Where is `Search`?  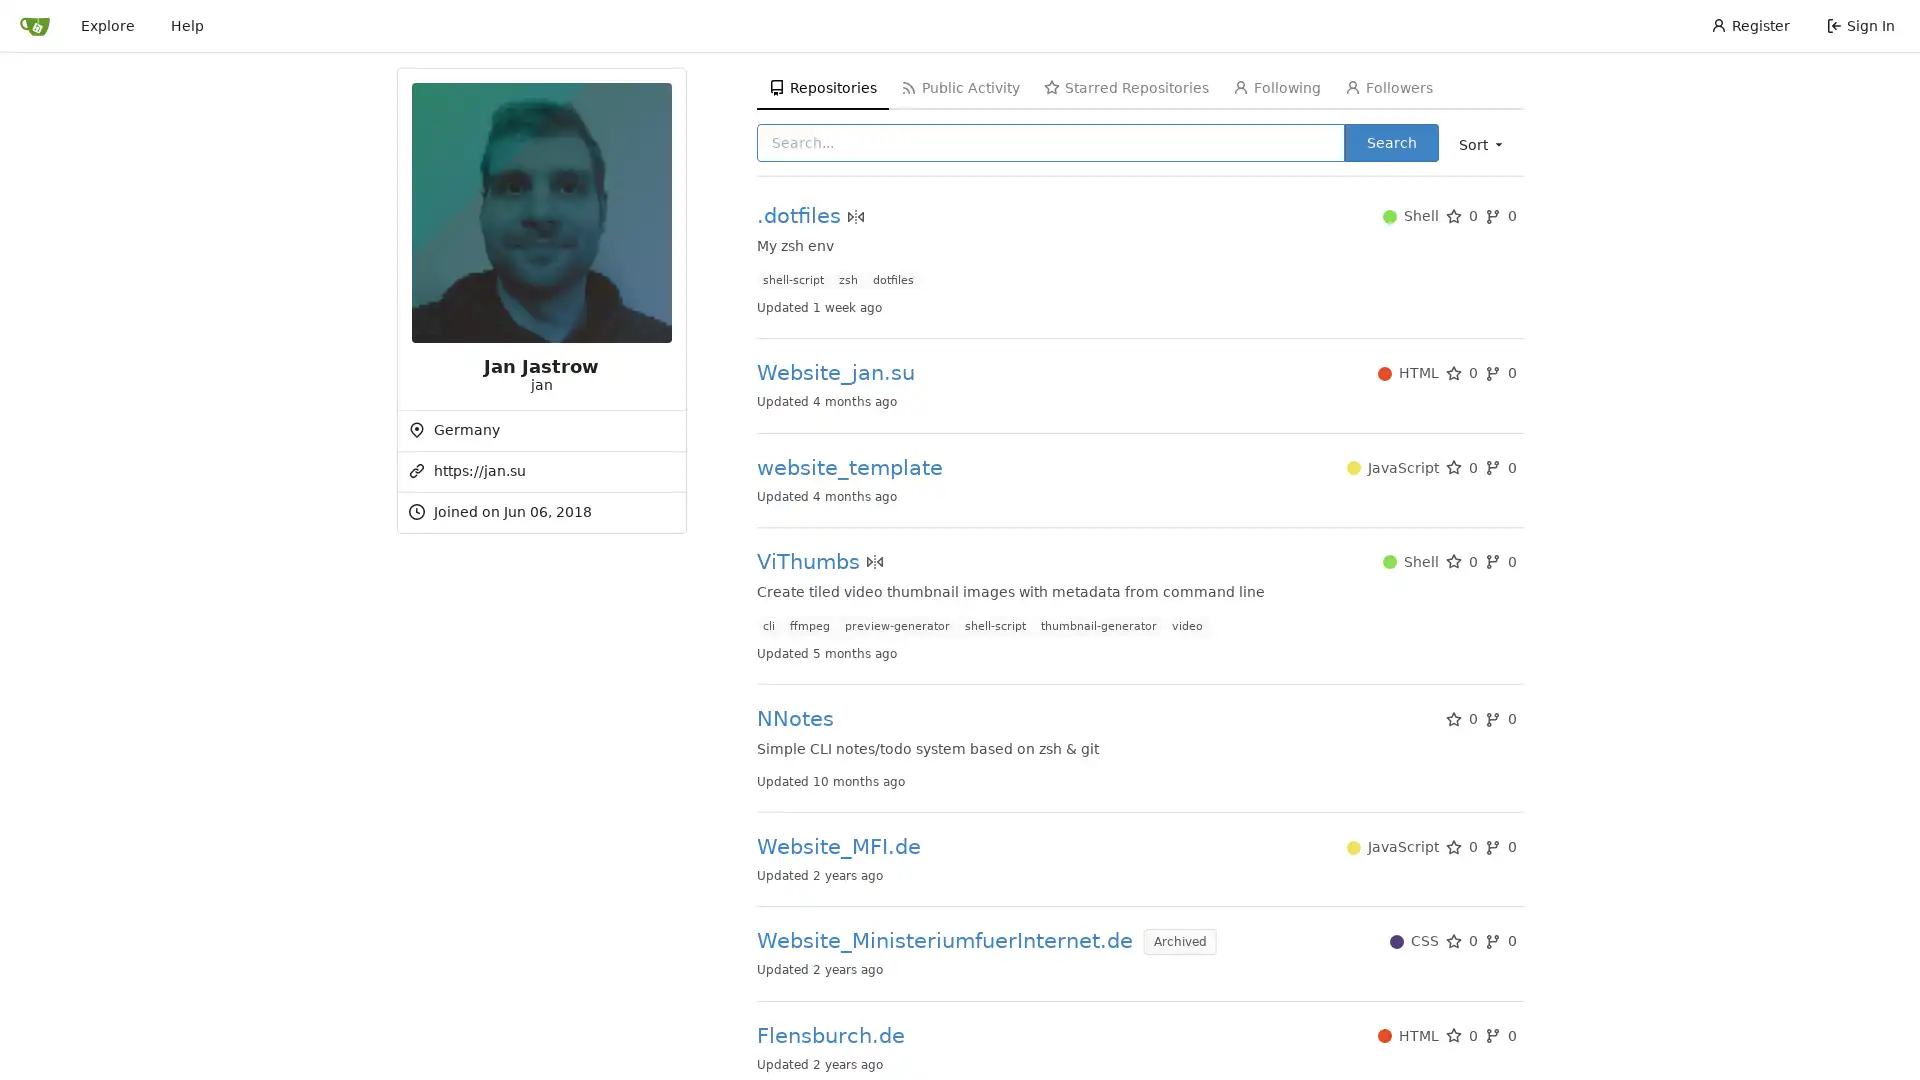 Search is located at coordinates (1390, 141).